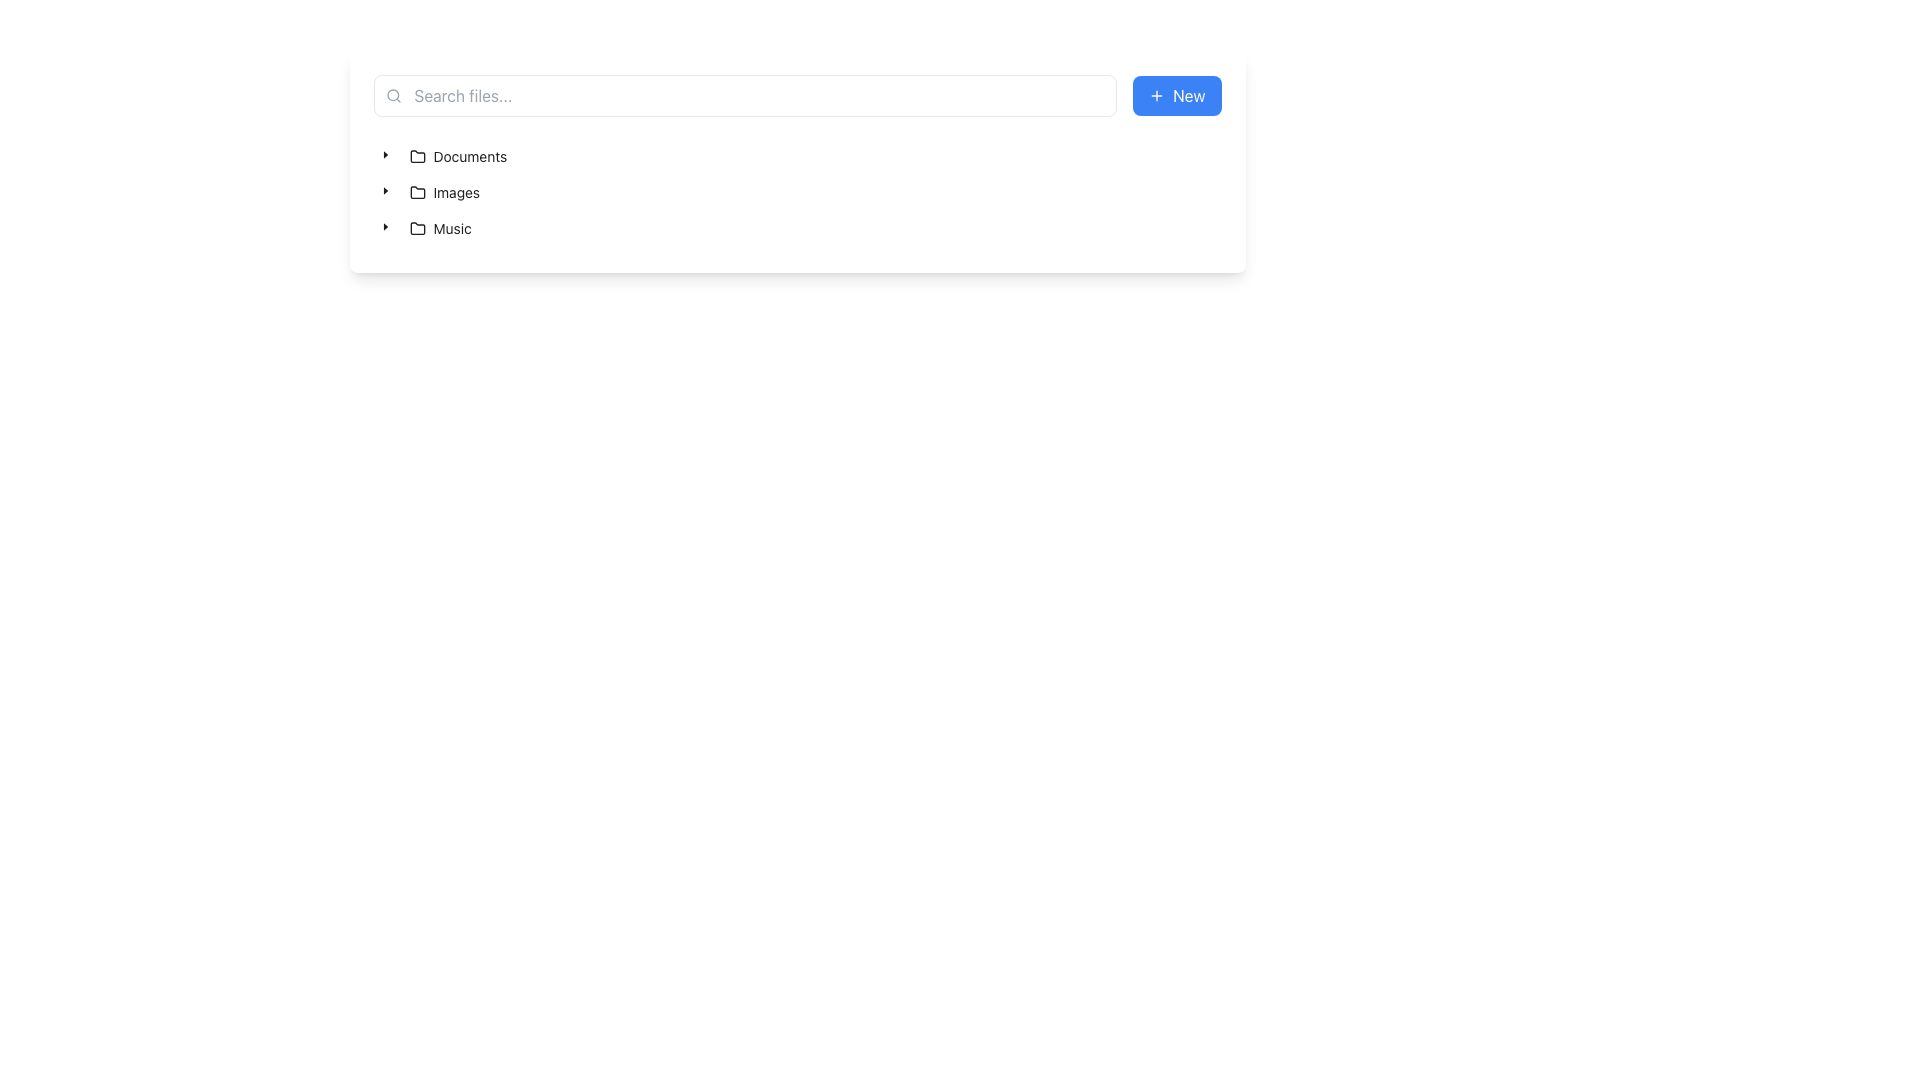  I want to click on the 'Images' folder label, so click(443, 192).